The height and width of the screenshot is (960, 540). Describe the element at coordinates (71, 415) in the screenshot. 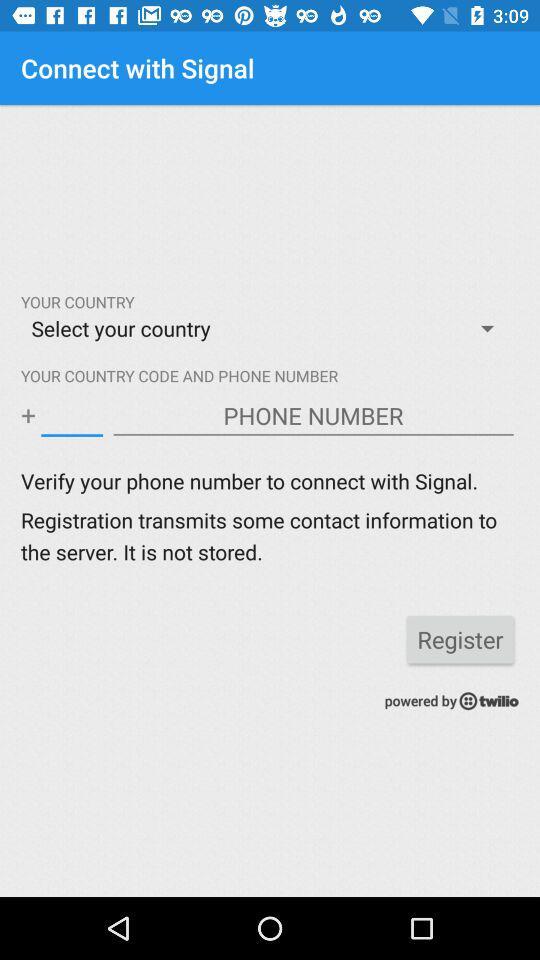

I see `country code` at that location.